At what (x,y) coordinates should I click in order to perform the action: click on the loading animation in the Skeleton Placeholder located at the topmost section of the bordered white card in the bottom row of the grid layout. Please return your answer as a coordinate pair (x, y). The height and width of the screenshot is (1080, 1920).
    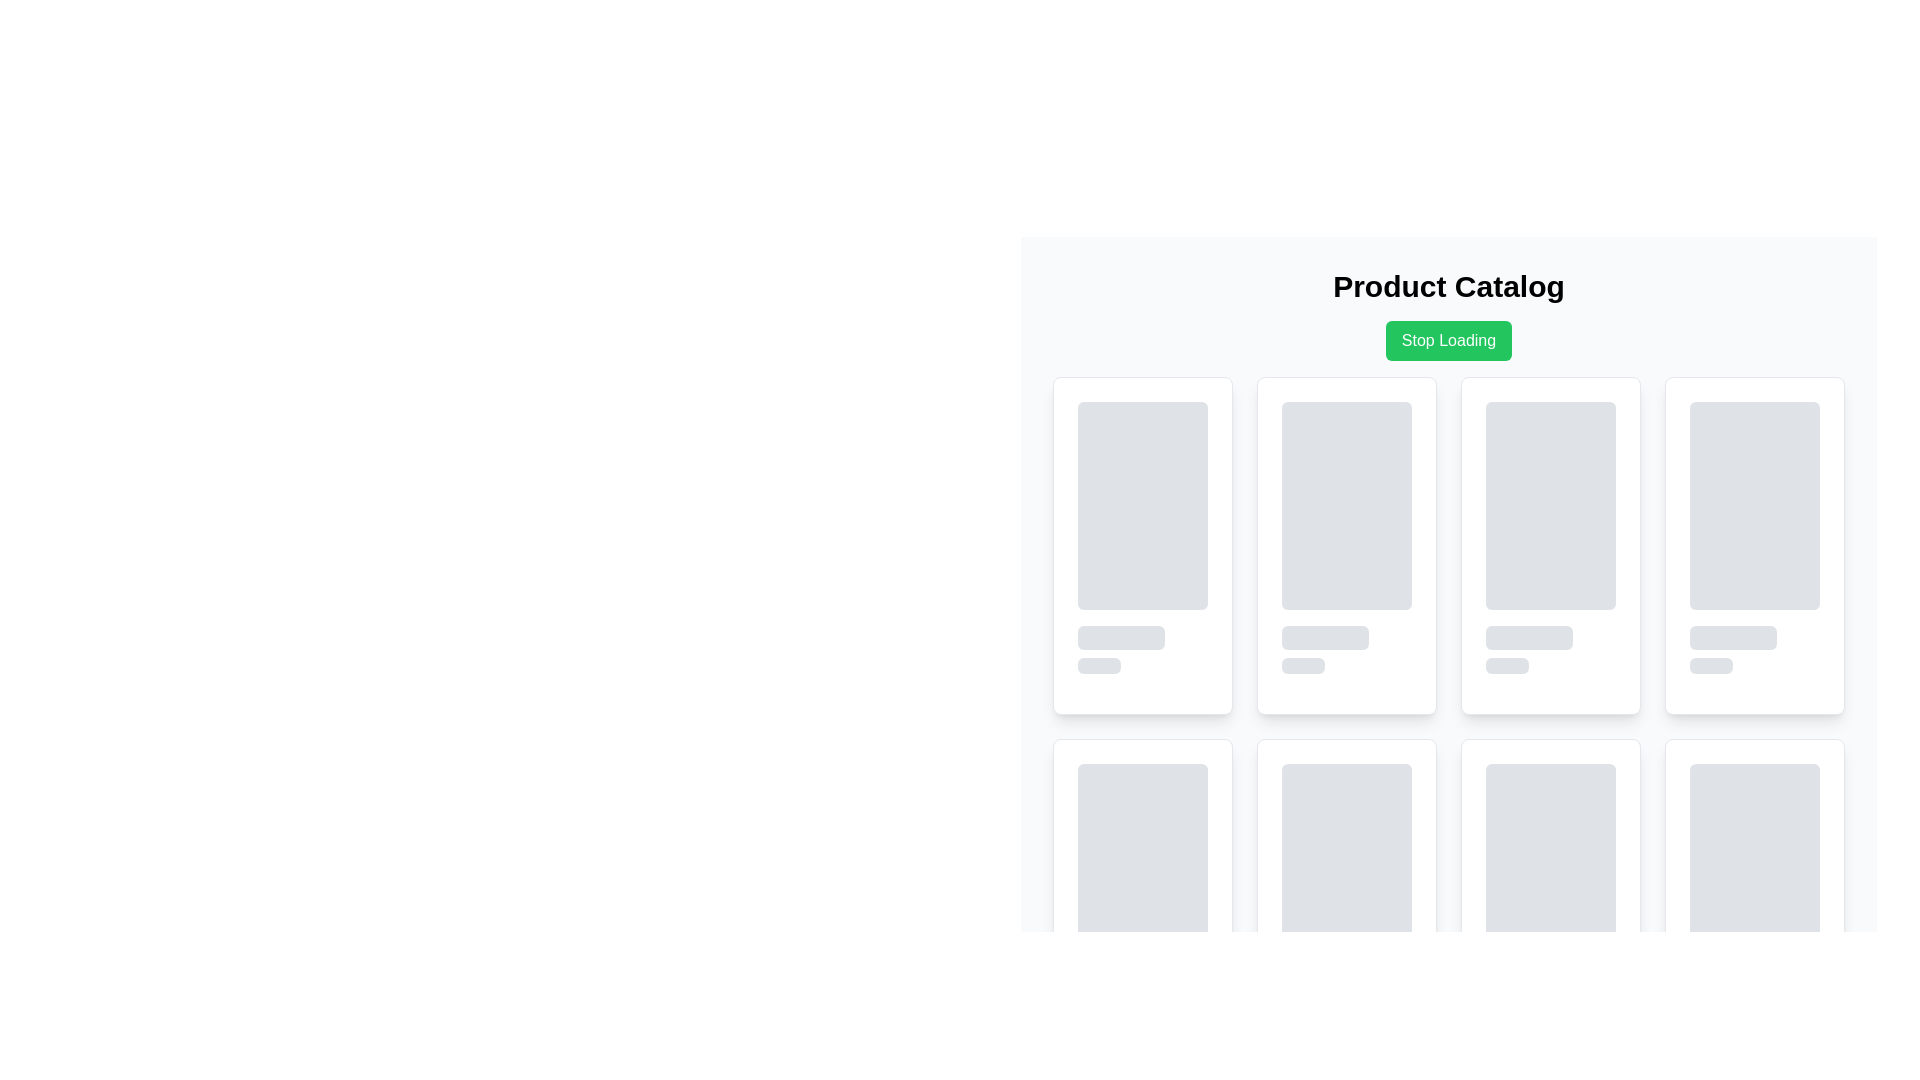
    Looking at the image, I should click on (1142, 898).